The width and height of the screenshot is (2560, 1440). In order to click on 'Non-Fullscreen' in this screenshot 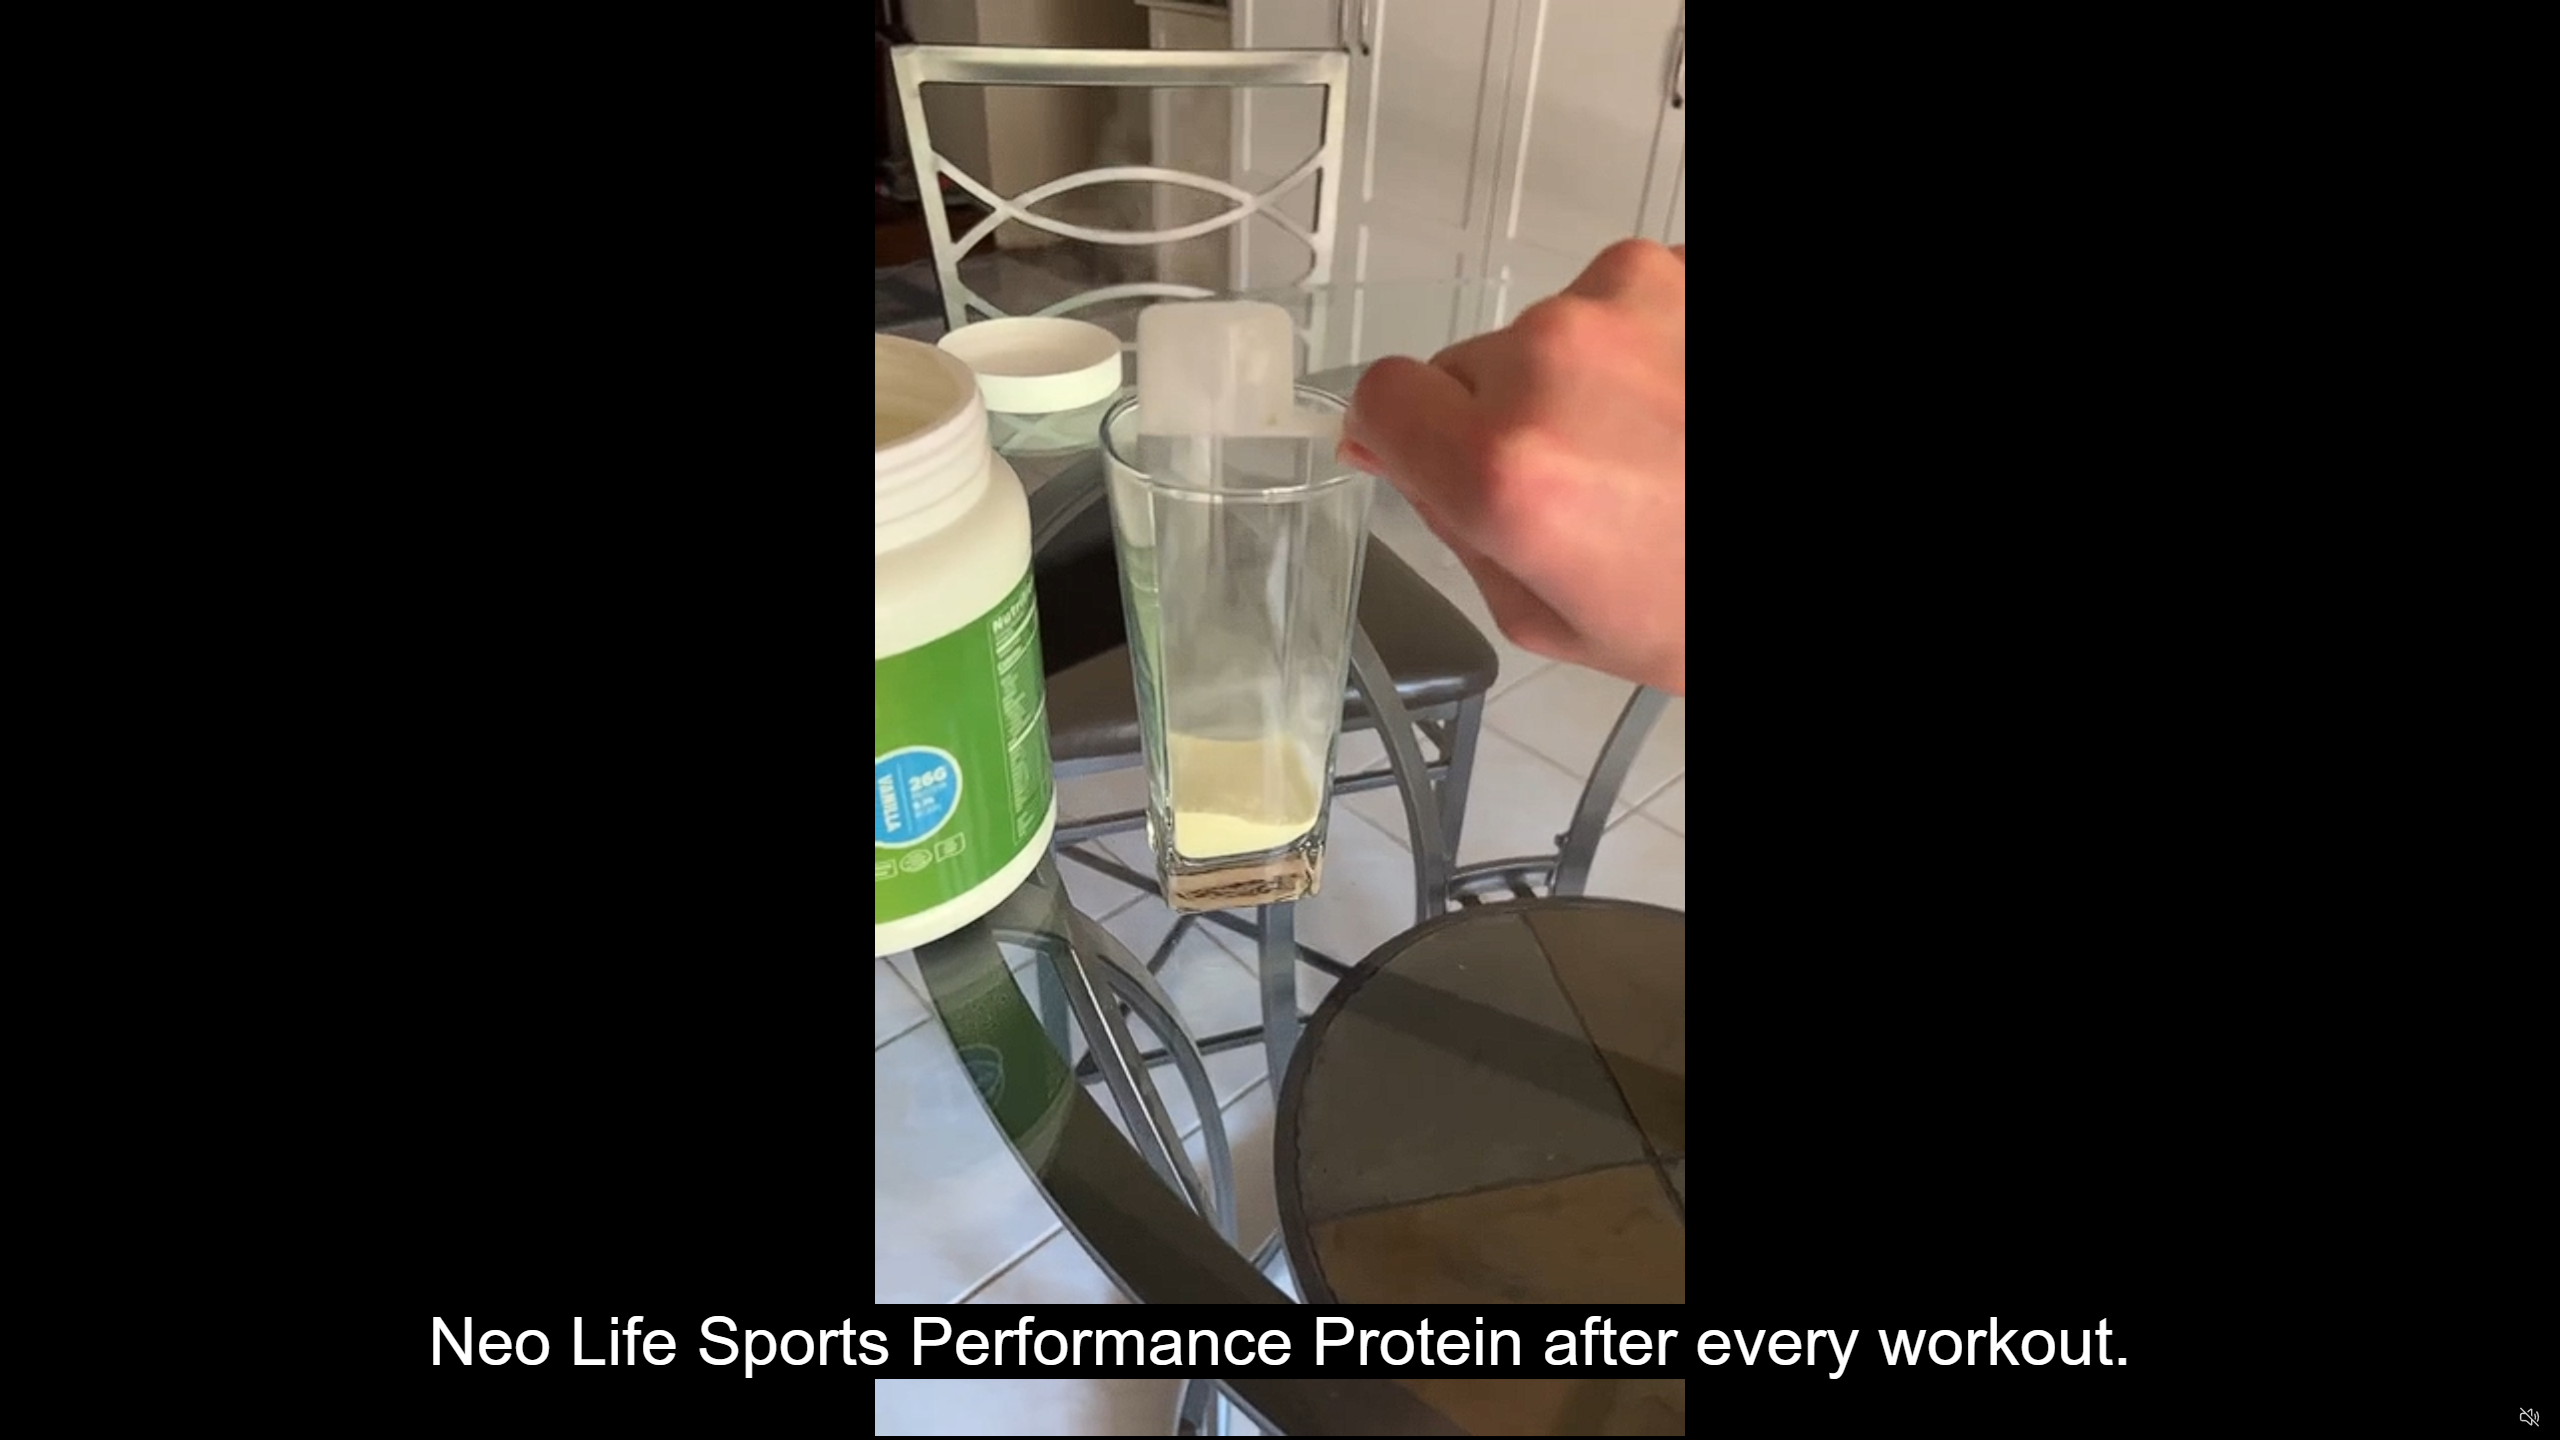, I will do `click(2491, 1417)`.